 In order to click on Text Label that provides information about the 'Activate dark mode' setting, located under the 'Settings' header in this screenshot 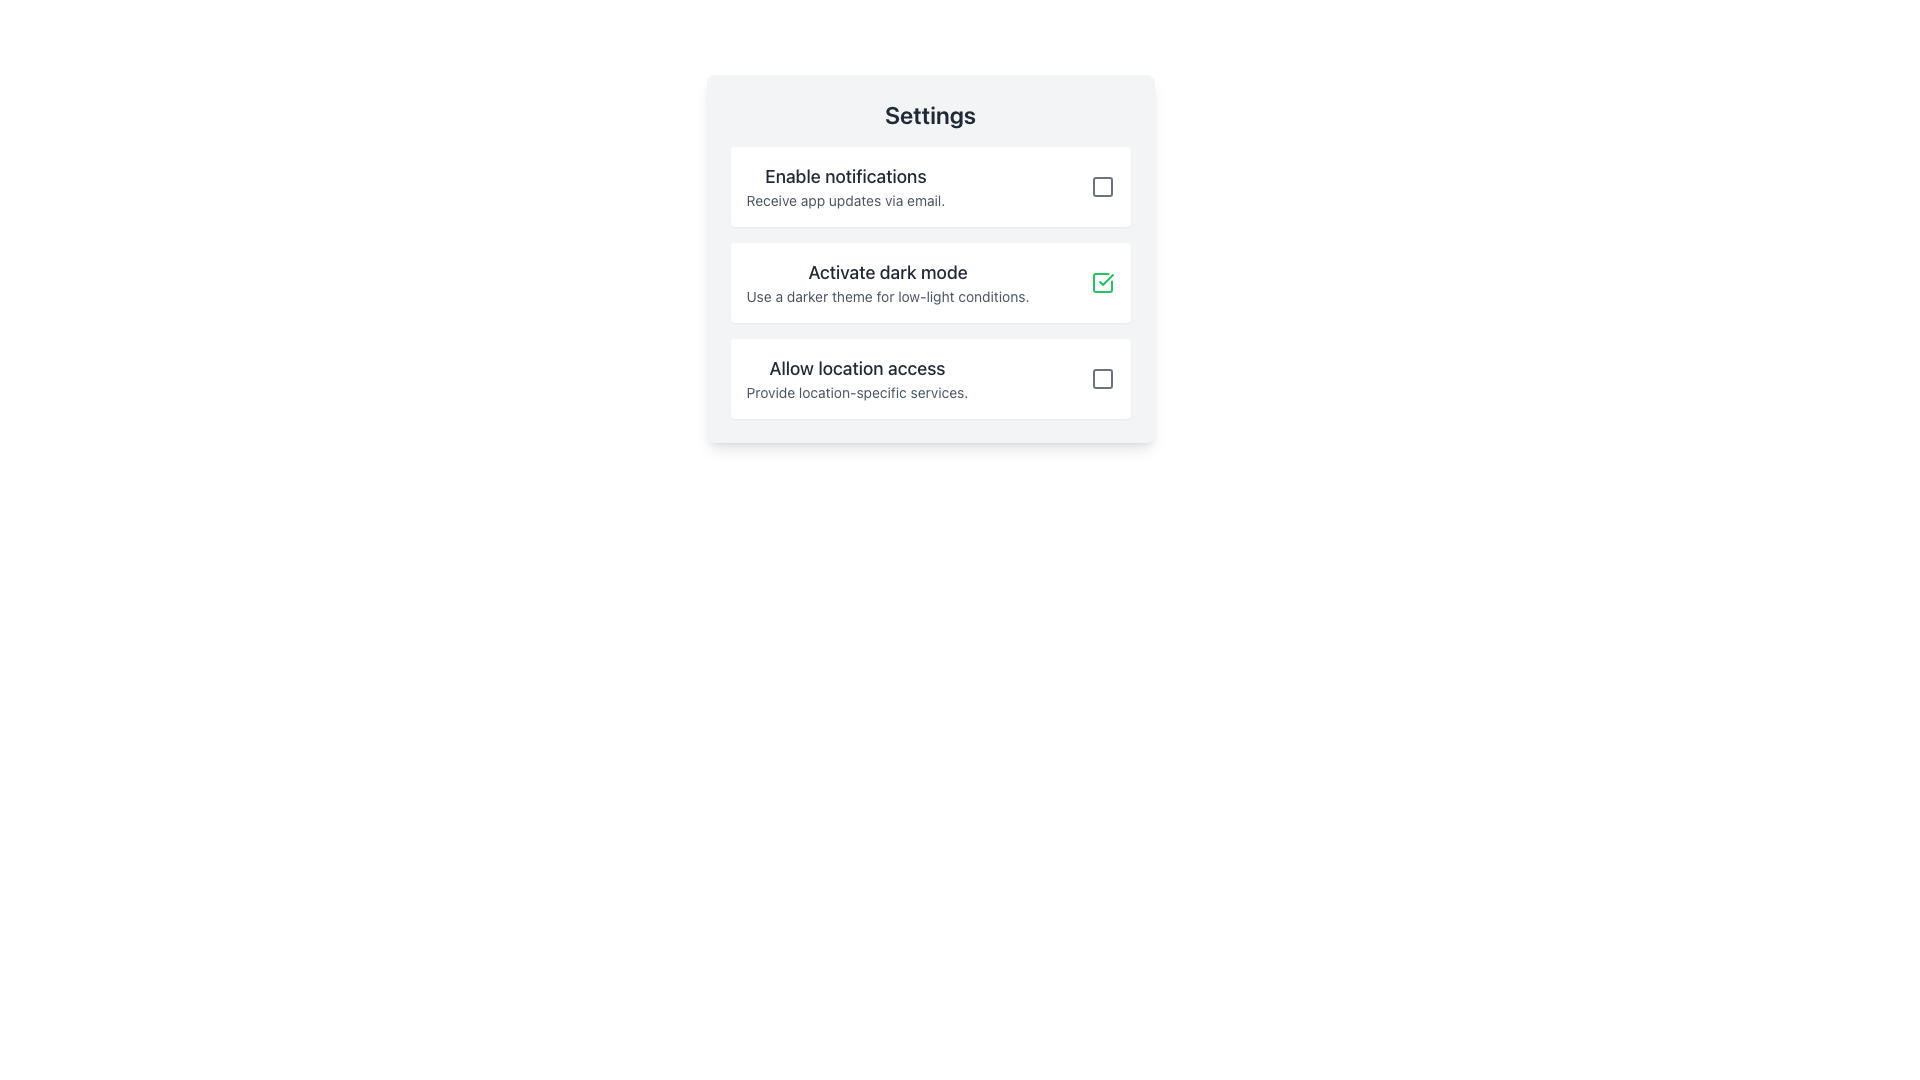, I will do `click(887, 282)`.